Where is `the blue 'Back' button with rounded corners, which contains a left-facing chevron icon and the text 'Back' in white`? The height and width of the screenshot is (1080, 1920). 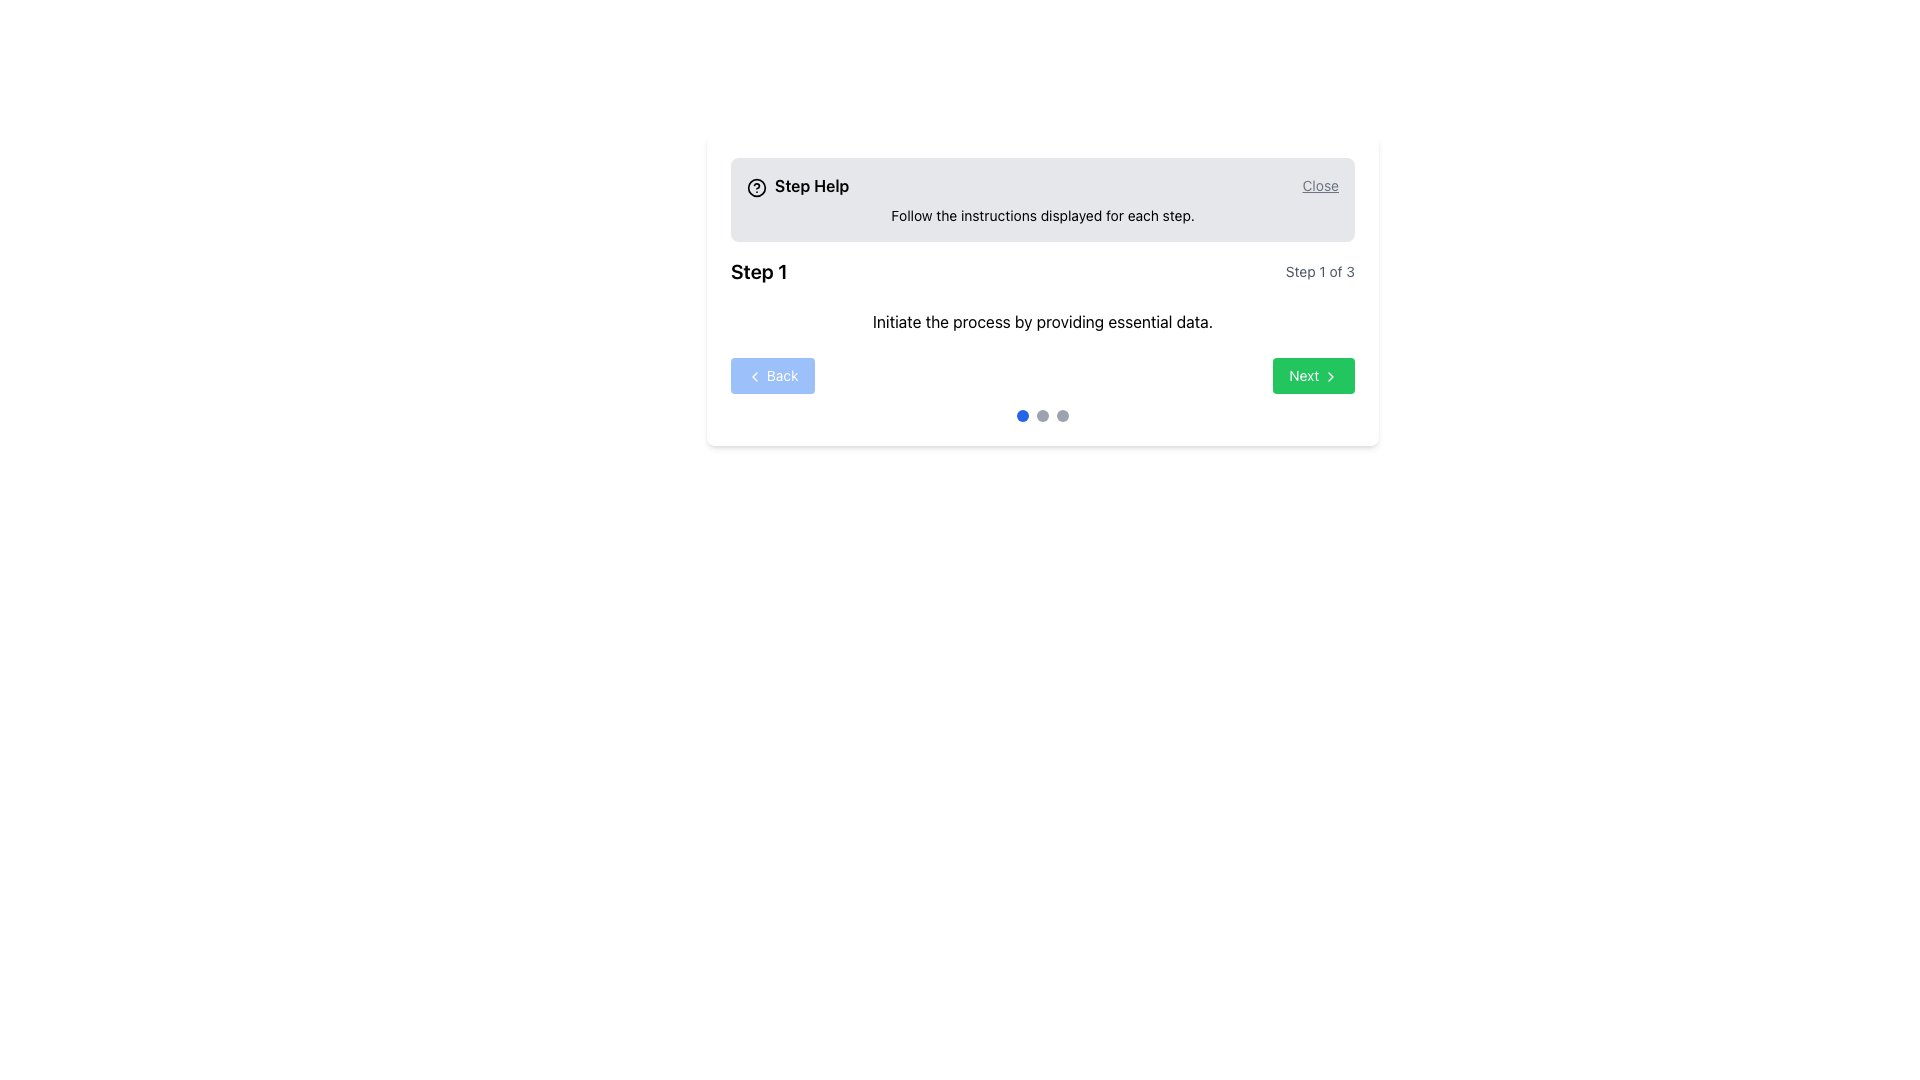 the blue 'Back' button with rounded corners, which contains a left-facing chevron icon and the text 'Back' in white is located at coordinates (771, 375).